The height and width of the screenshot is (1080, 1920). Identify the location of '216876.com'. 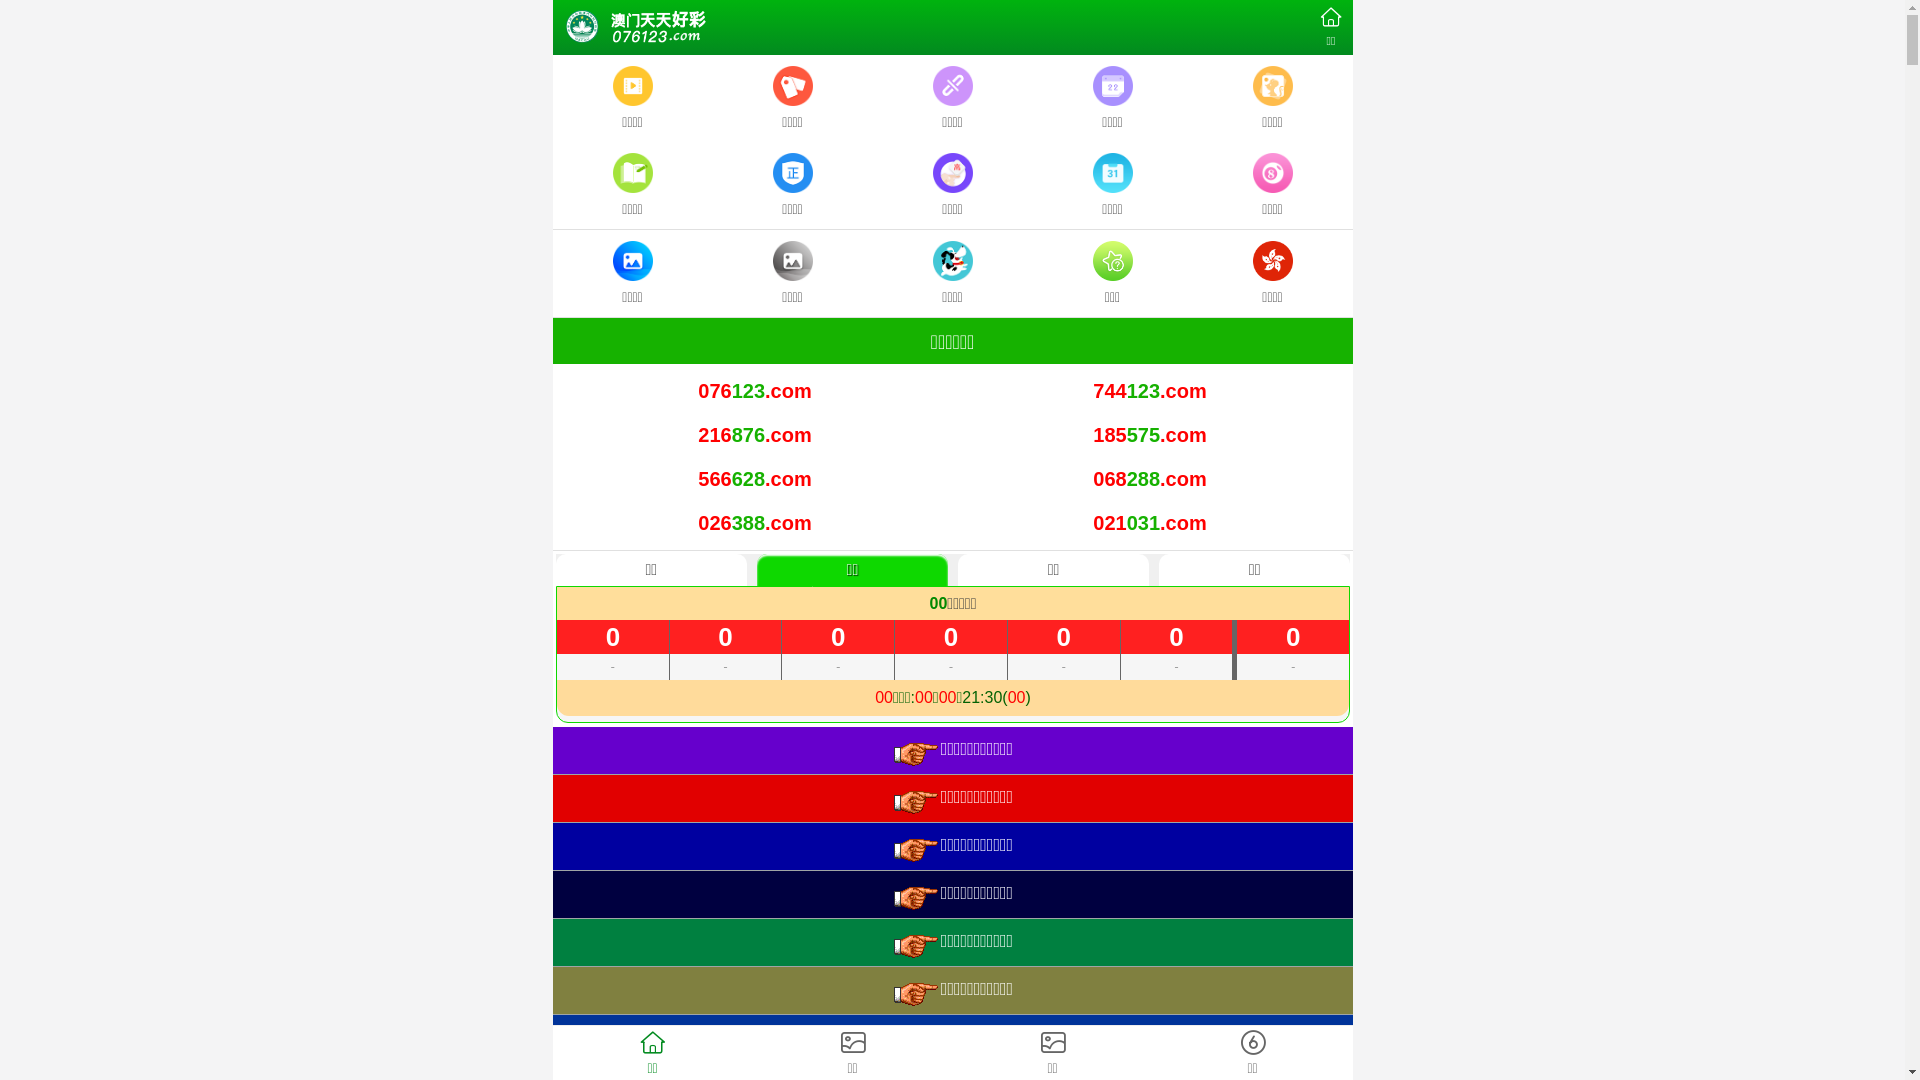
(754, 434).